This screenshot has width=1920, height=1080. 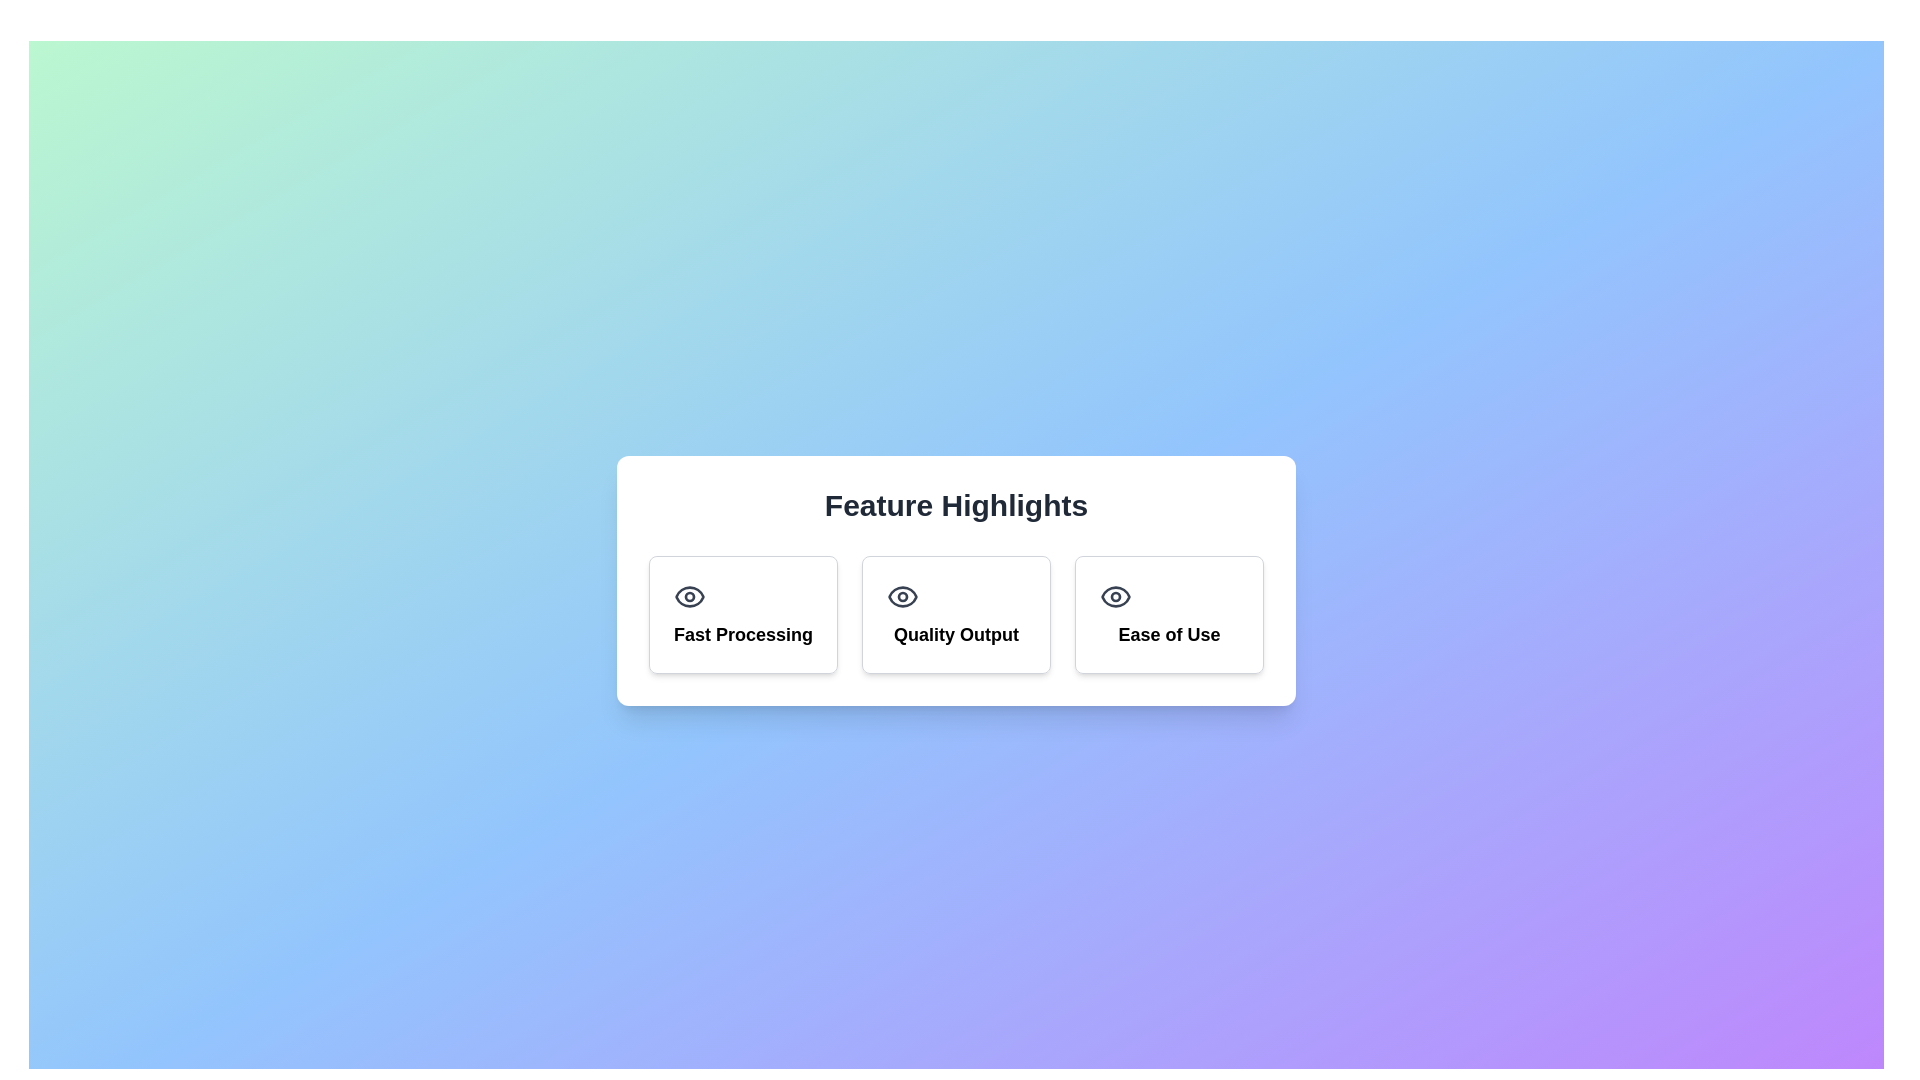 What do you see at coordinates (955, 635) in the screenshot?
I see `text label indicating the title or purpose of the adjacent icon, located in the center of the middle column, below the eye icon` at bounding box center [955, 635].